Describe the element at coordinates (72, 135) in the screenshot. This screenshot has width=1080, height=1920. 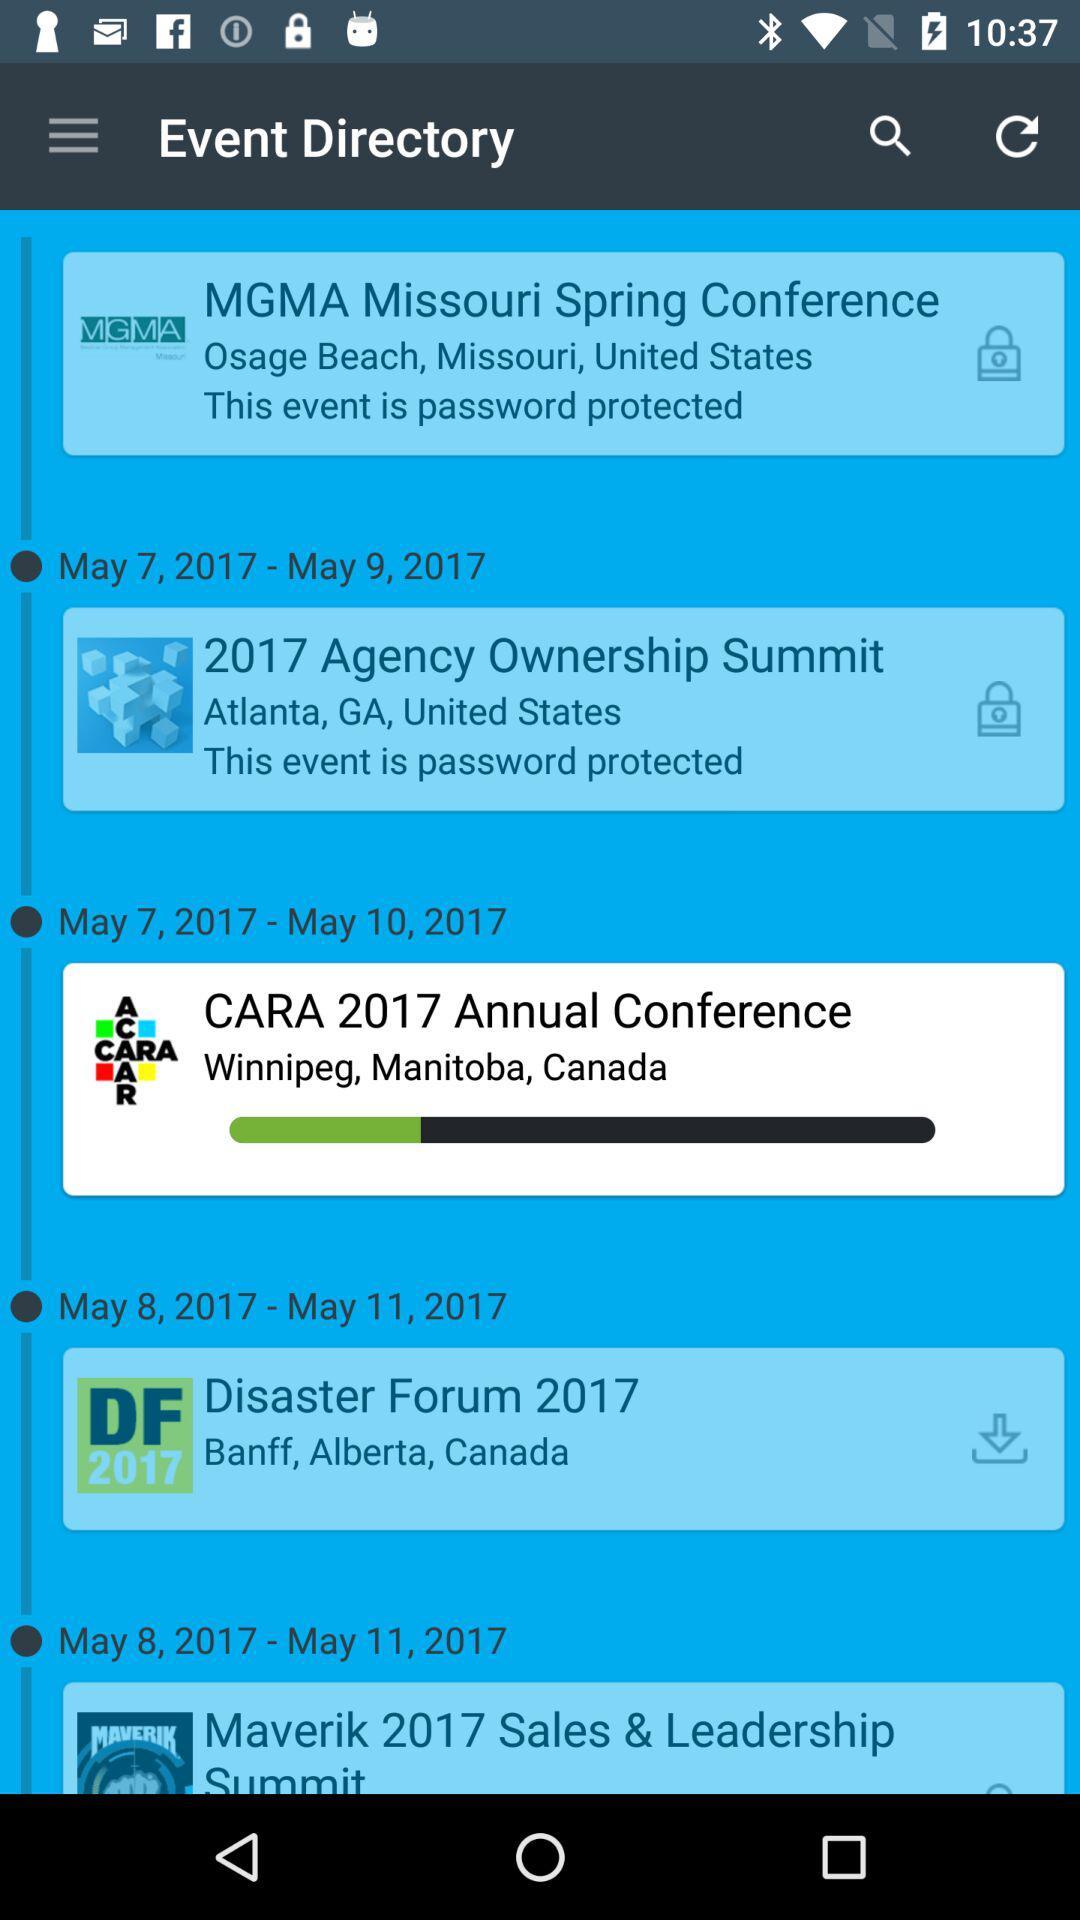
I see `item to the left of event directory item` at that location.